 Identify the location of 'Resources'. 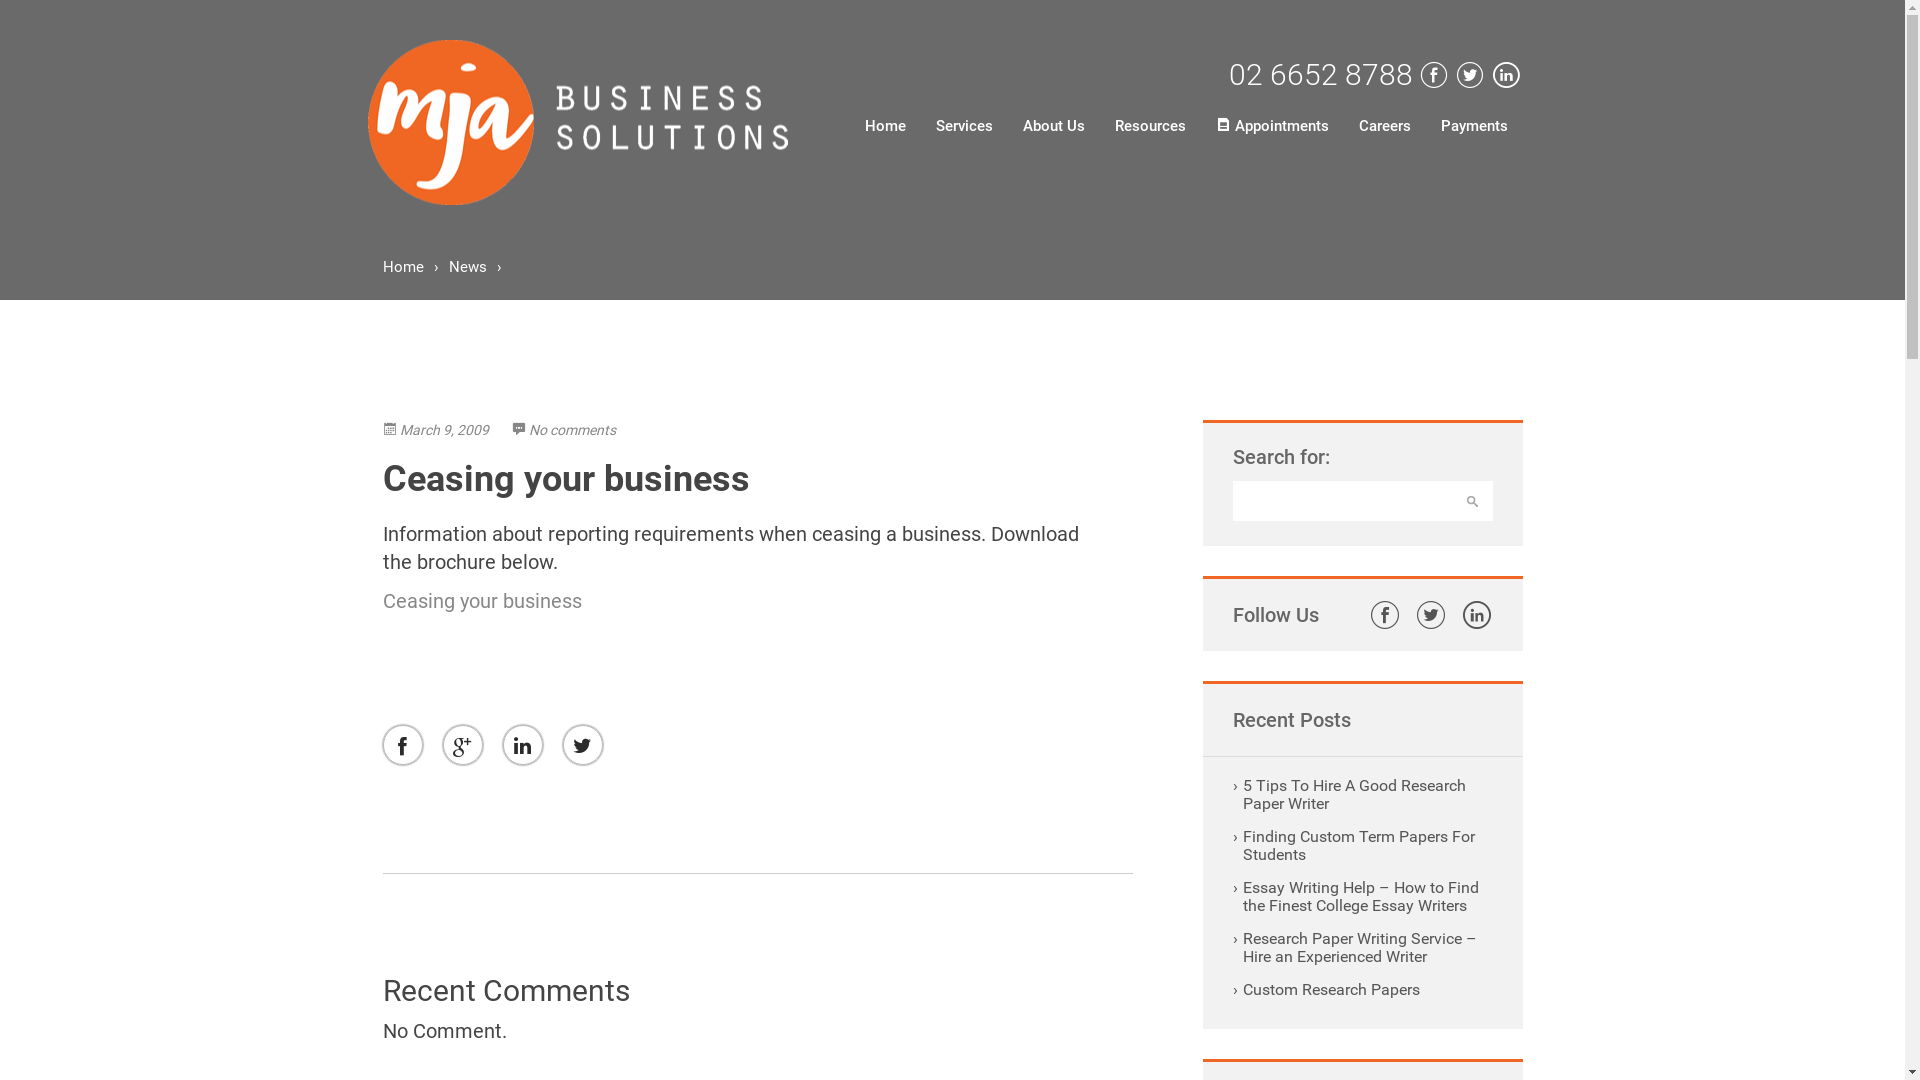
(1150, 126).